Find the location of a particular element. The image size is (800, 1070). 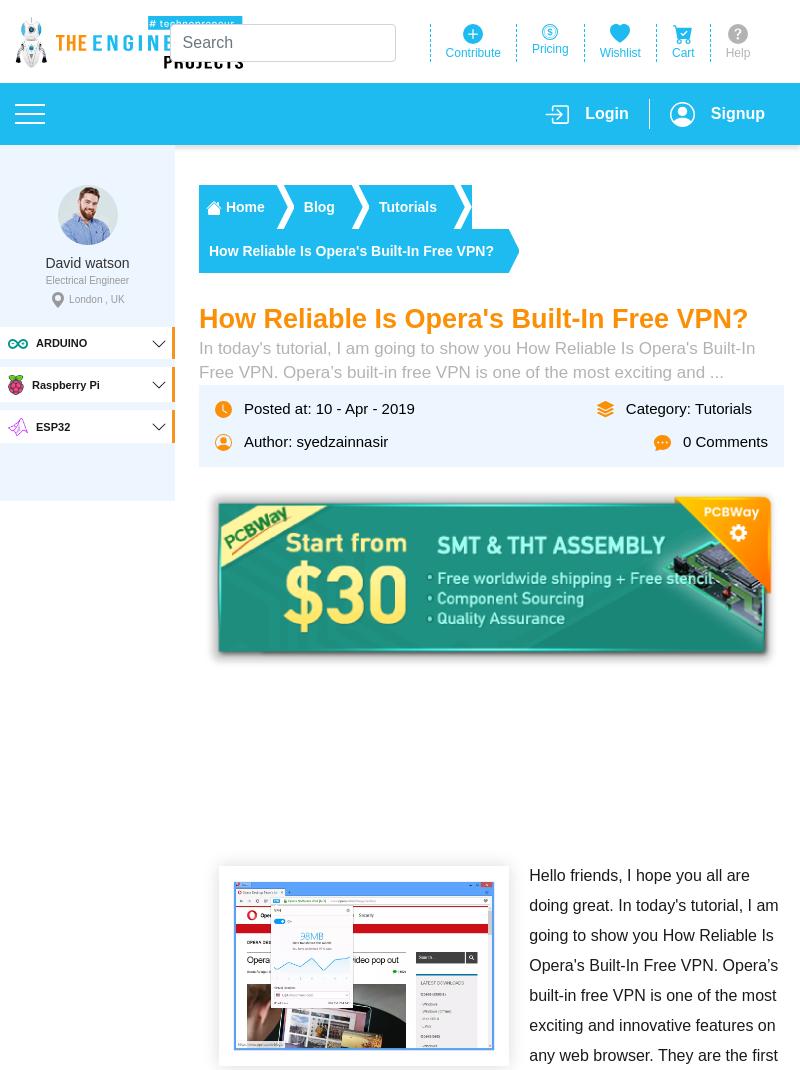

'Cart' is located at coordinates (682, 51).